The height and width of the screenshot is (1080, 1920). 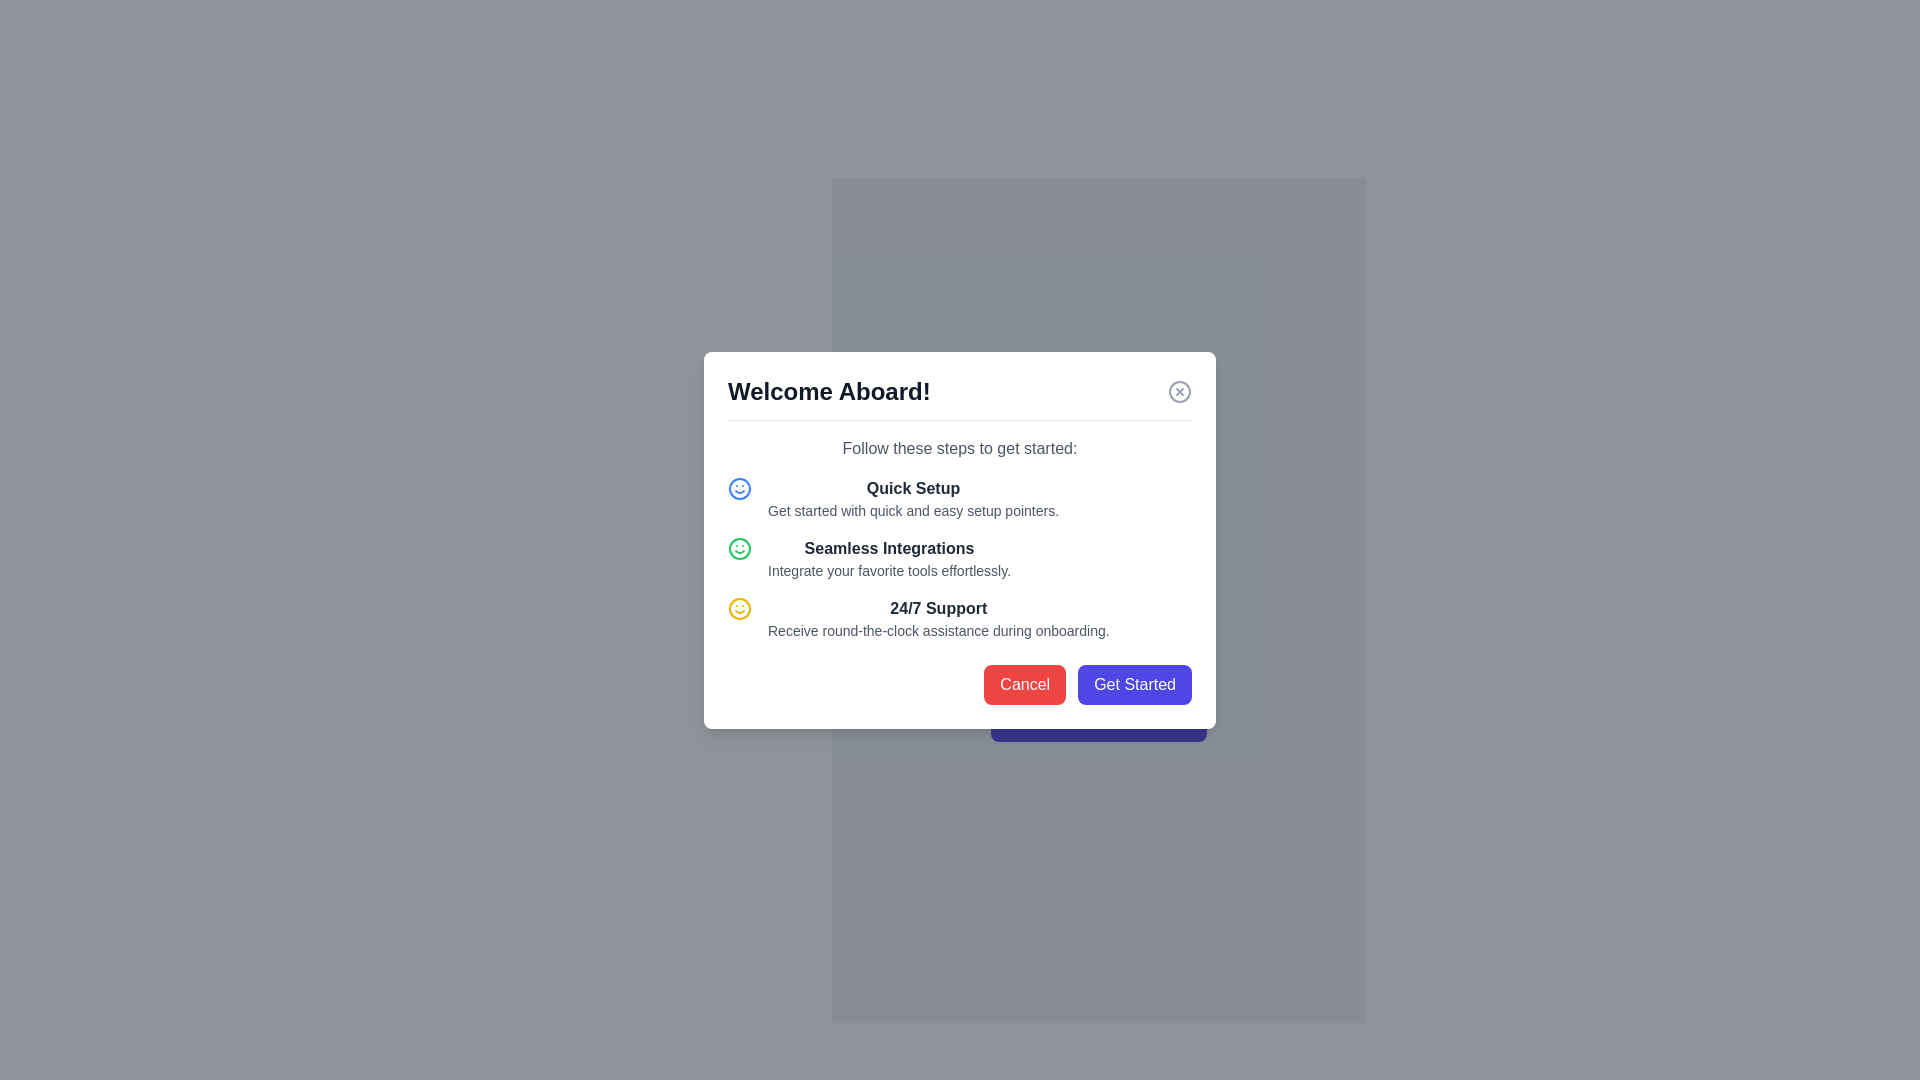 What do you see at coordinates (888, 570) in the screenshot?
I see `the Text Label that provides descriptive information about the 'Seamless Integrations' feature, located within a popup interface and positioned directly below the section title` at bounding box center [888, 570].